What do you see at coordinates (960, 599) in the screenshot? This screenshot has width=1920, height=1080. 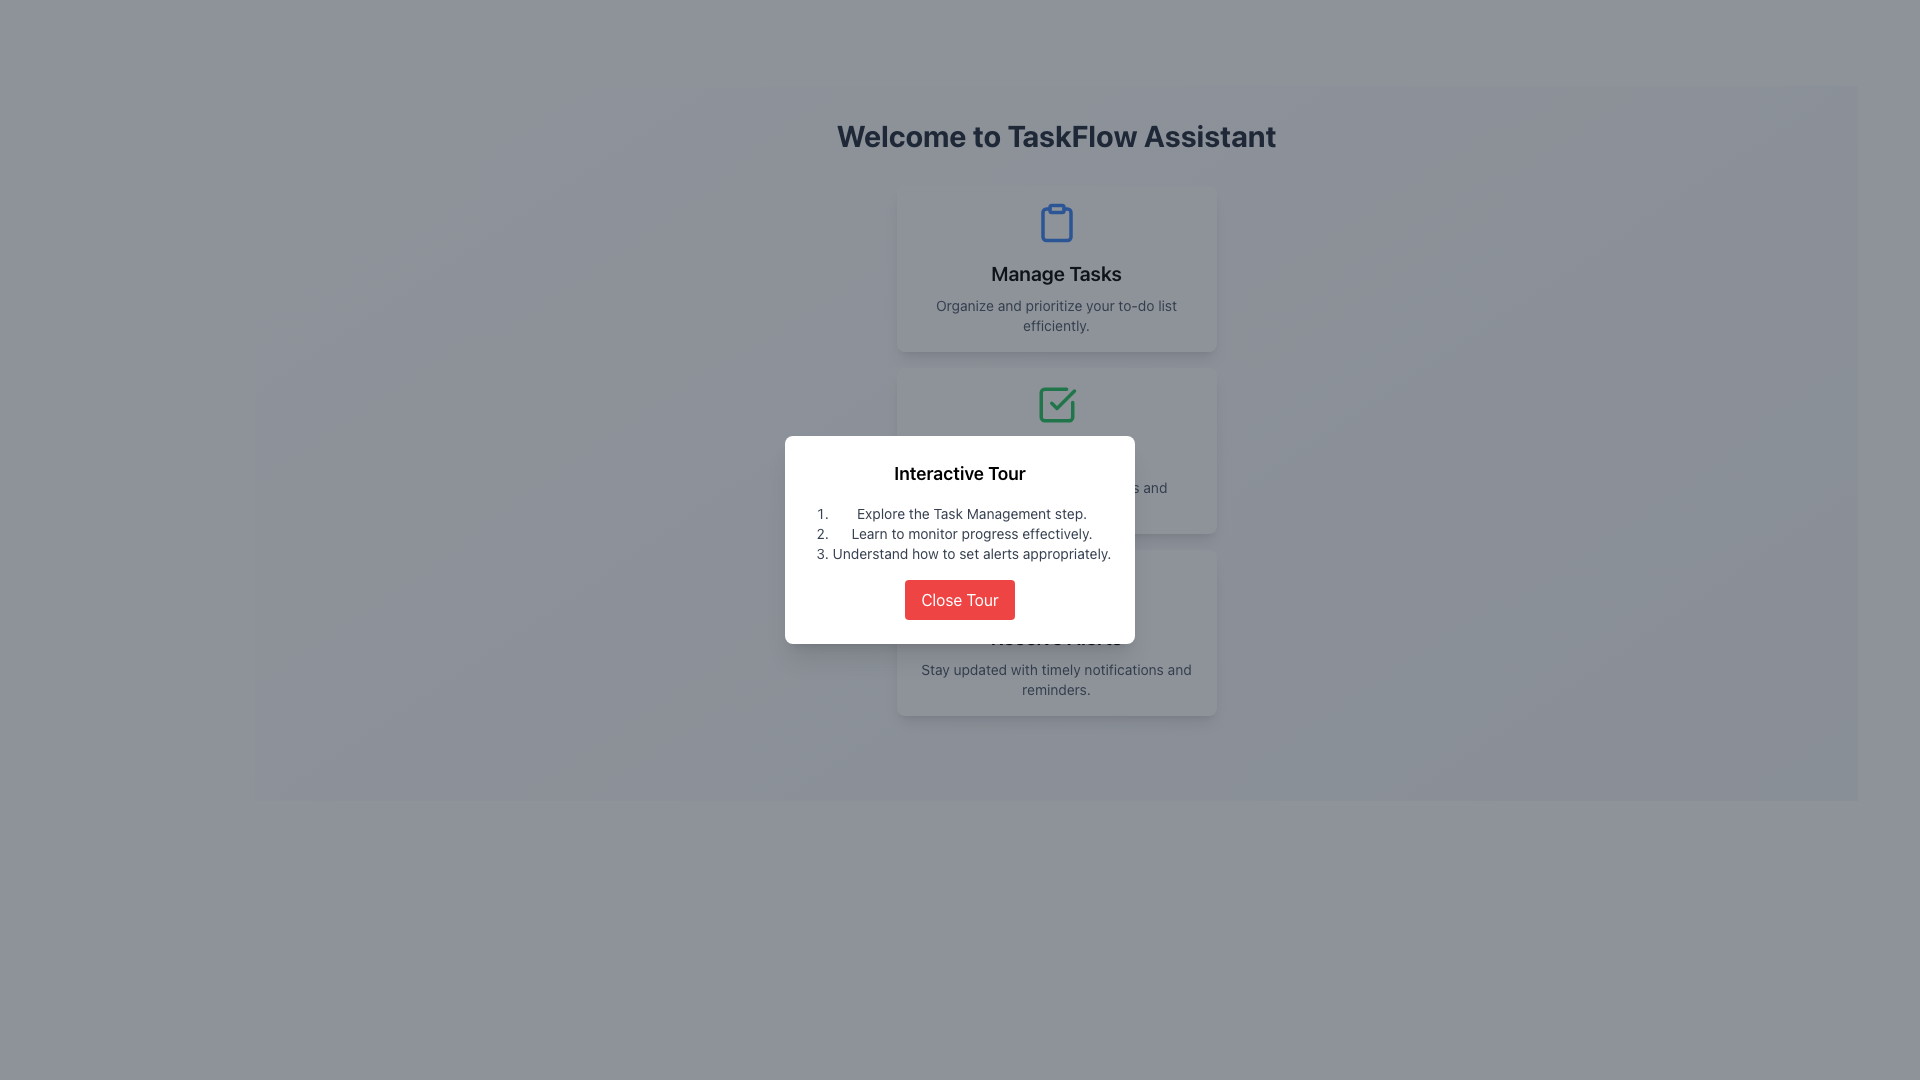 I see `the close button located at the bottom center of the modal dialog to terminate the interactive tour` at bounding box center [960, 599].